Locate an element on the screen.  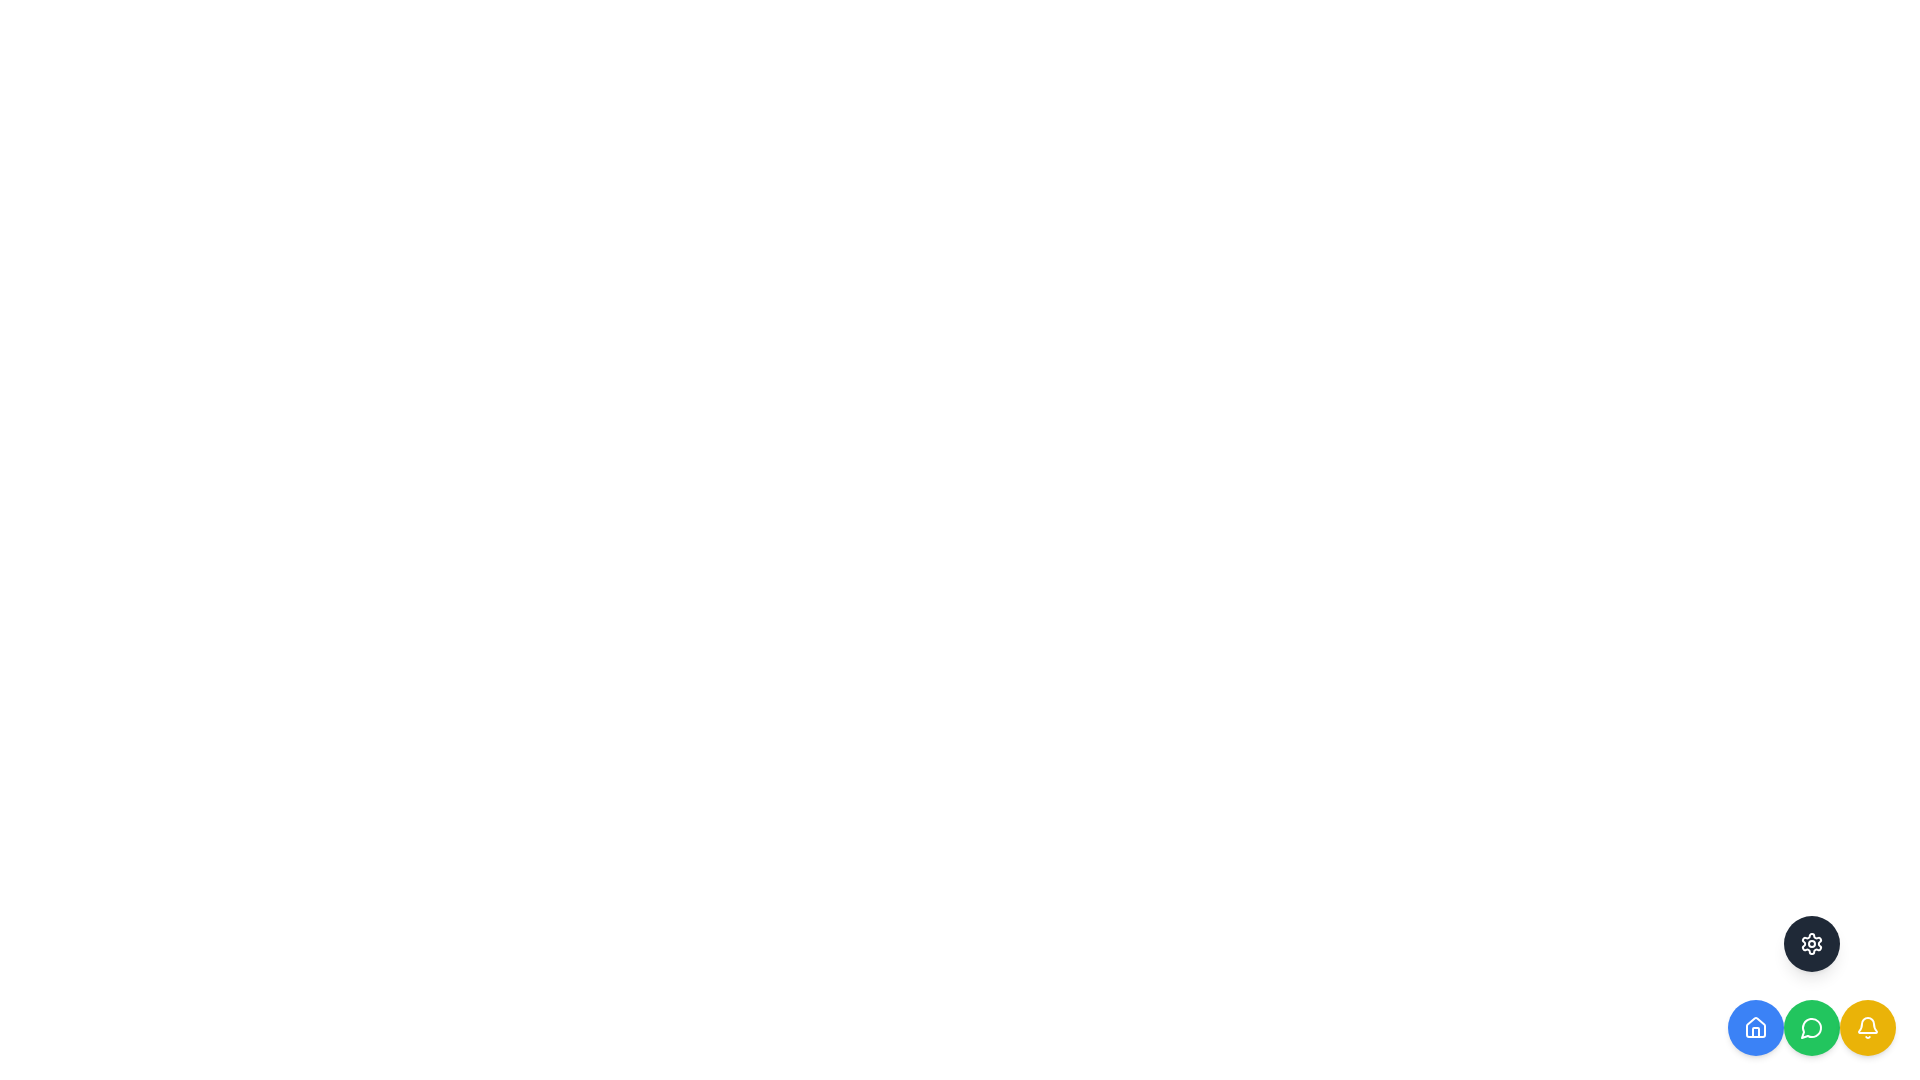
the gear icon button located at the bottom-right corner of the interface is located at coordinates (1811, 944).